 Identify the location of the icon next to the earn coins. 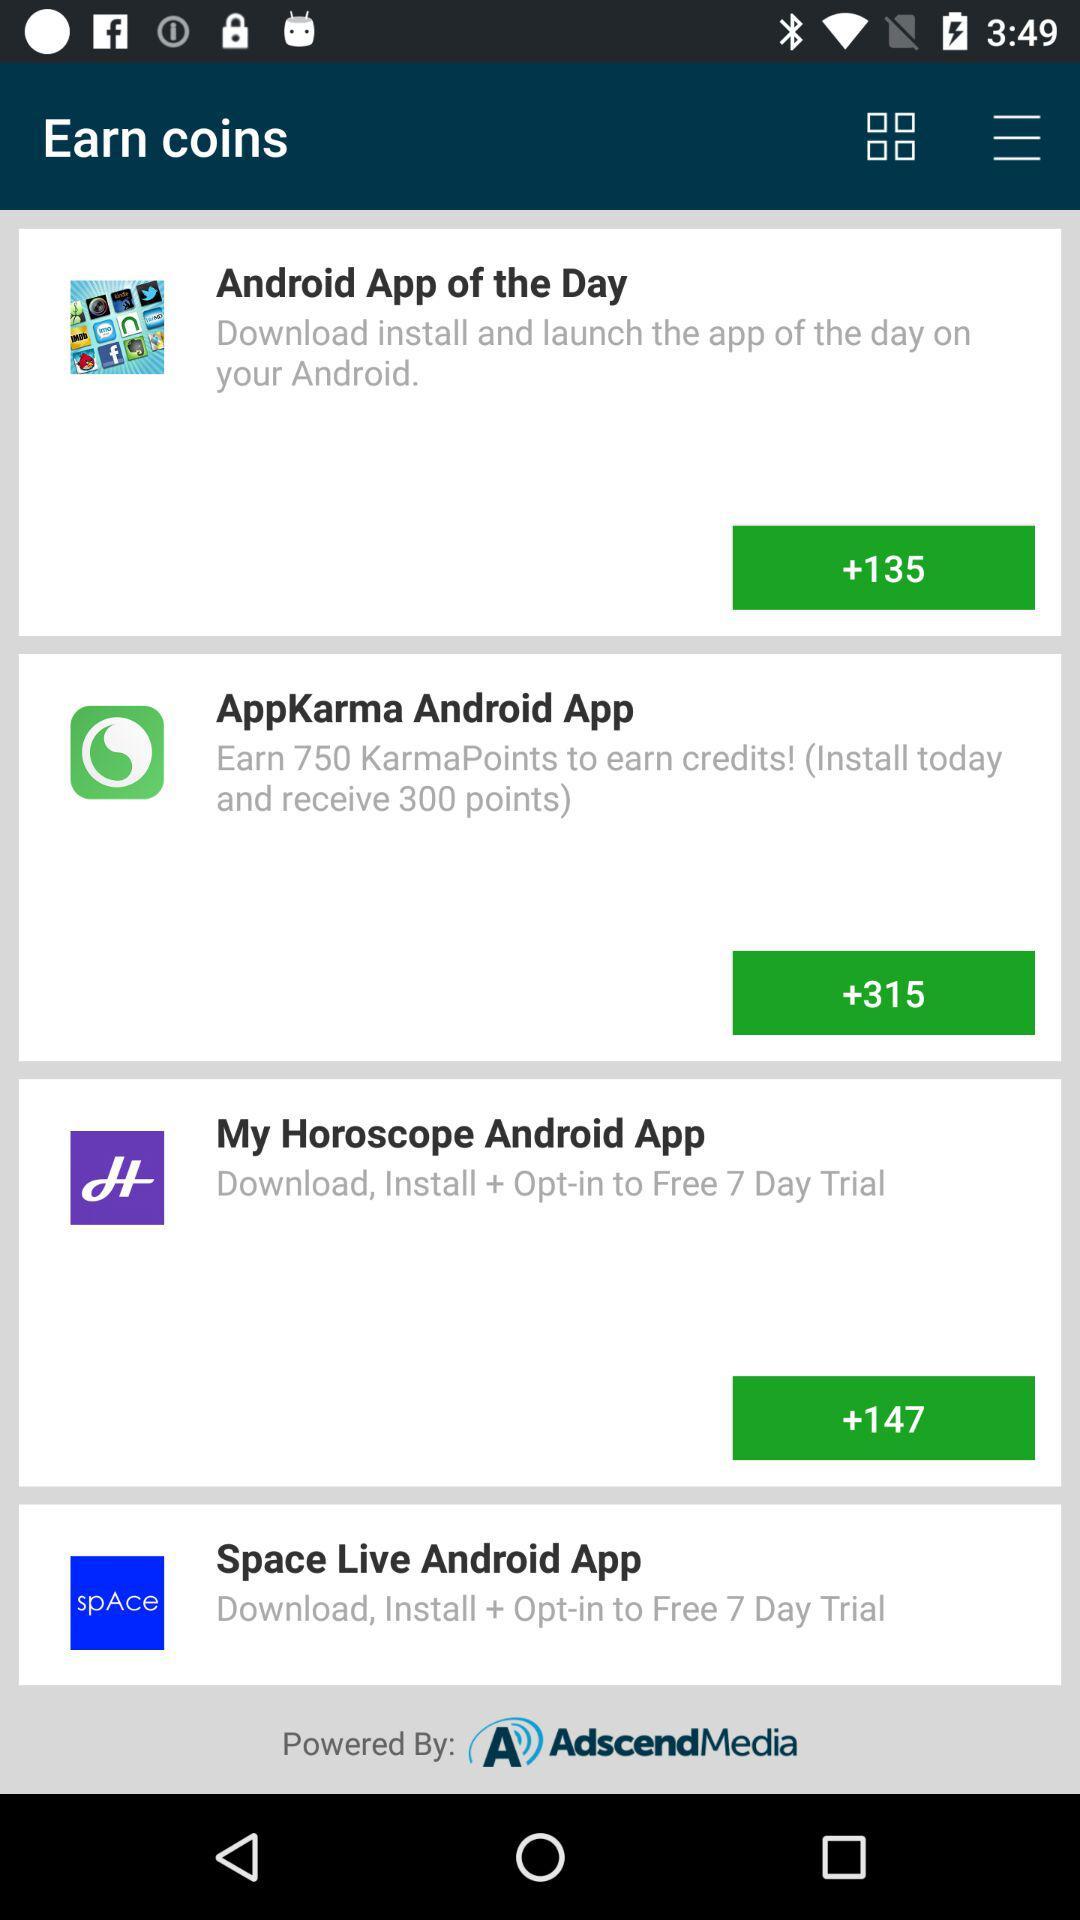
(890, 135).